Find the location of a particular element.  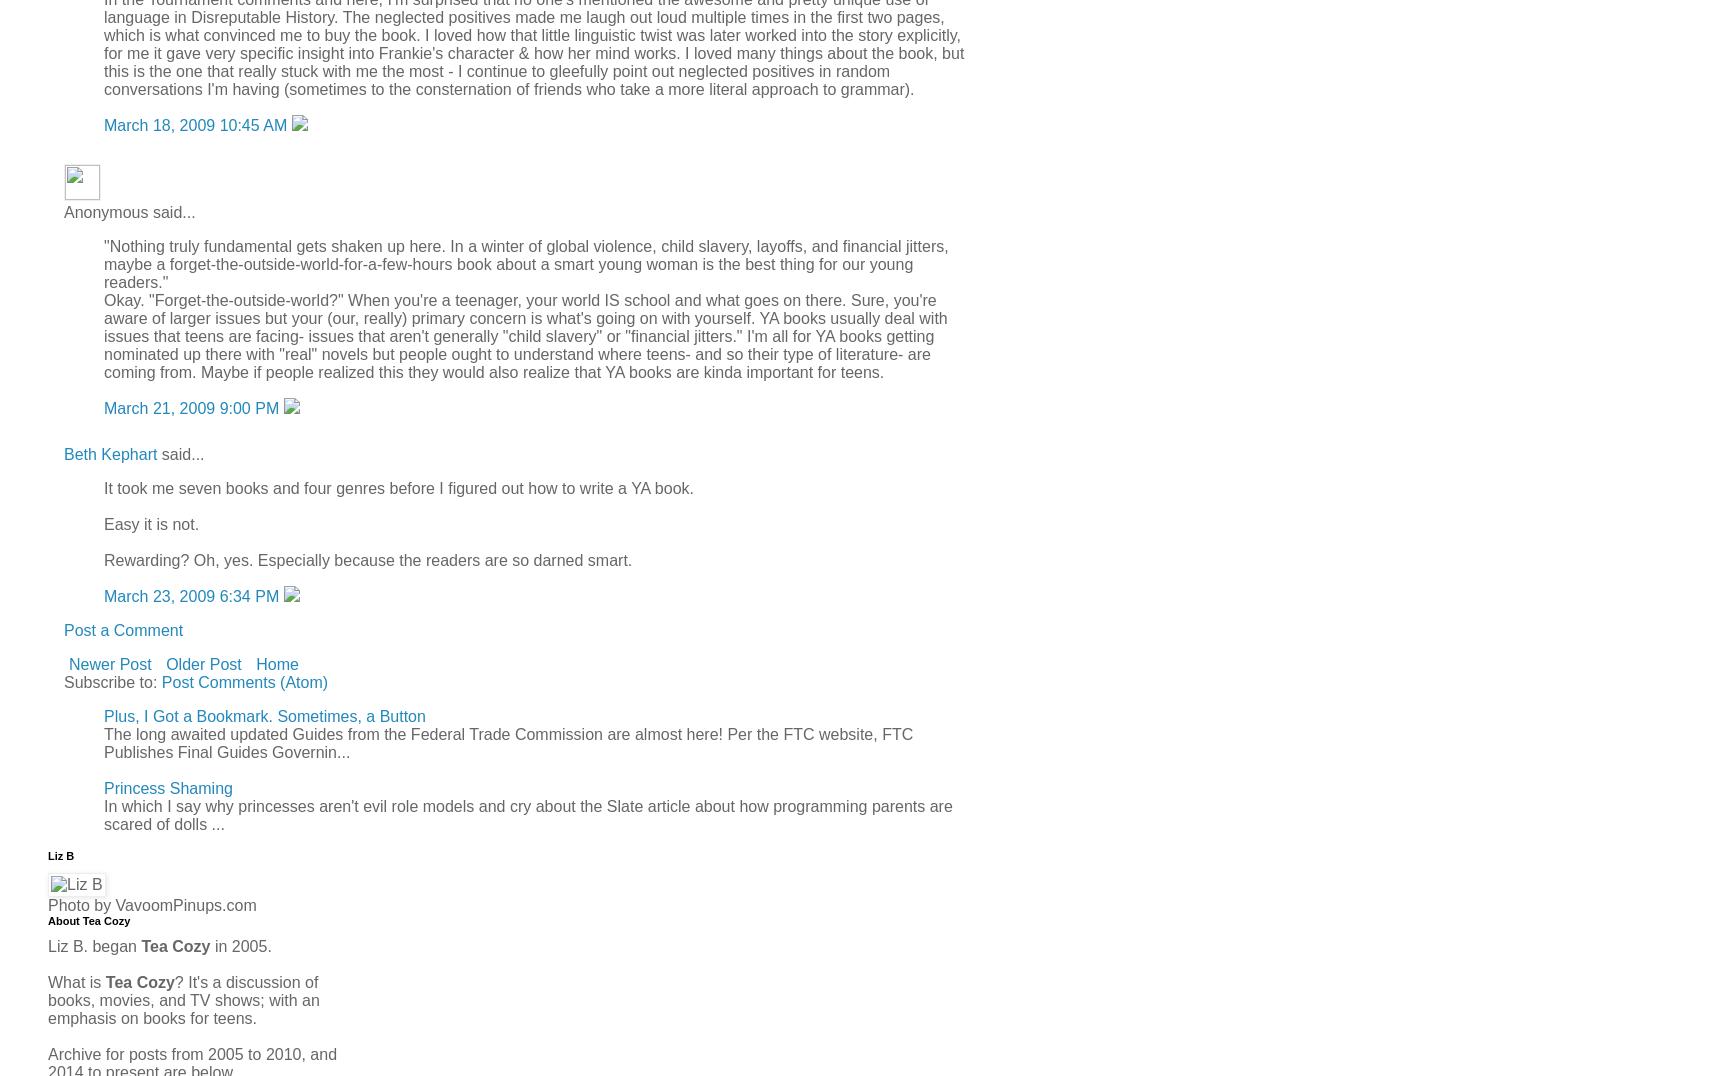

'In which I say why princesses aren't evil role models and cry about the Slate article about how programming parents are scared of dolls ...' is located at coordinates (527, 813).